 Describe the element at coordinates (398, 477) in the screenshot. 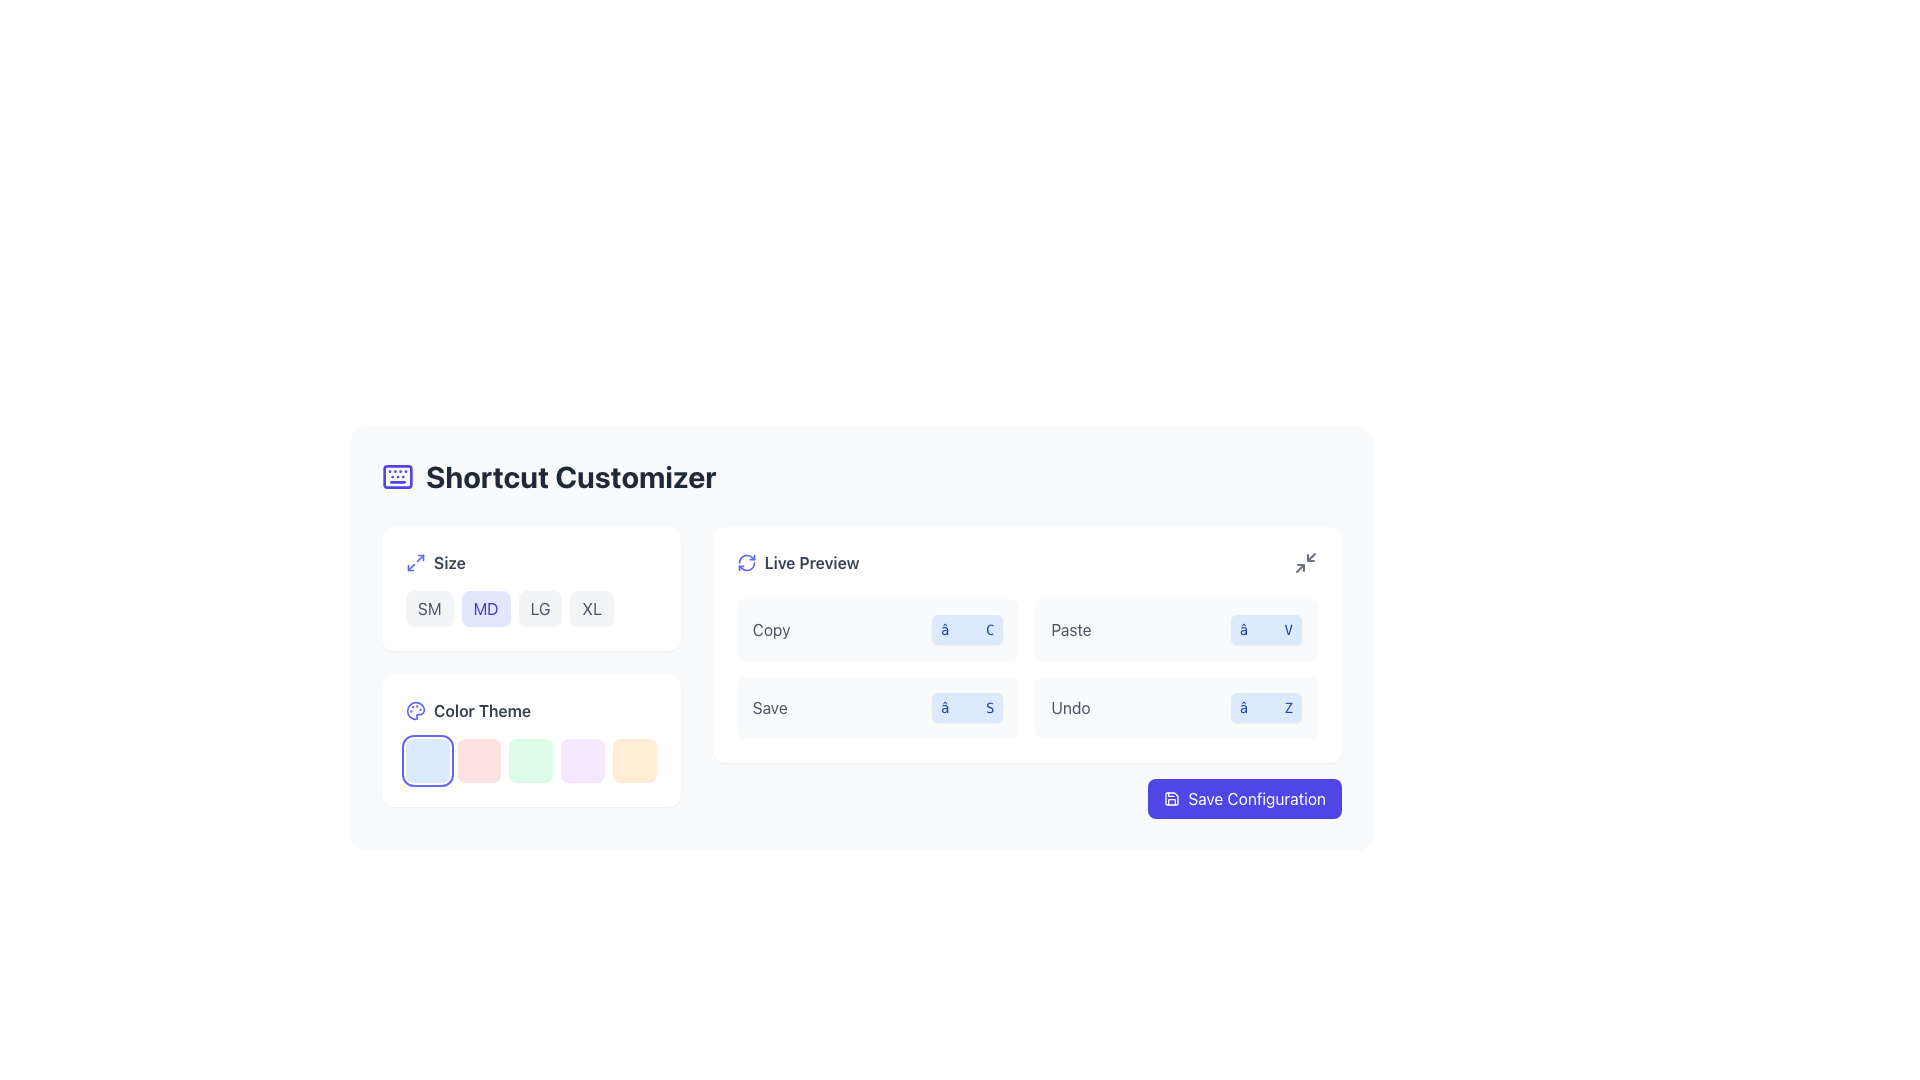

I see `the decorative icon representing key customization located to the left of the 'Shortcut Customizer' title in the upper-left part of the application's interface` at that location.